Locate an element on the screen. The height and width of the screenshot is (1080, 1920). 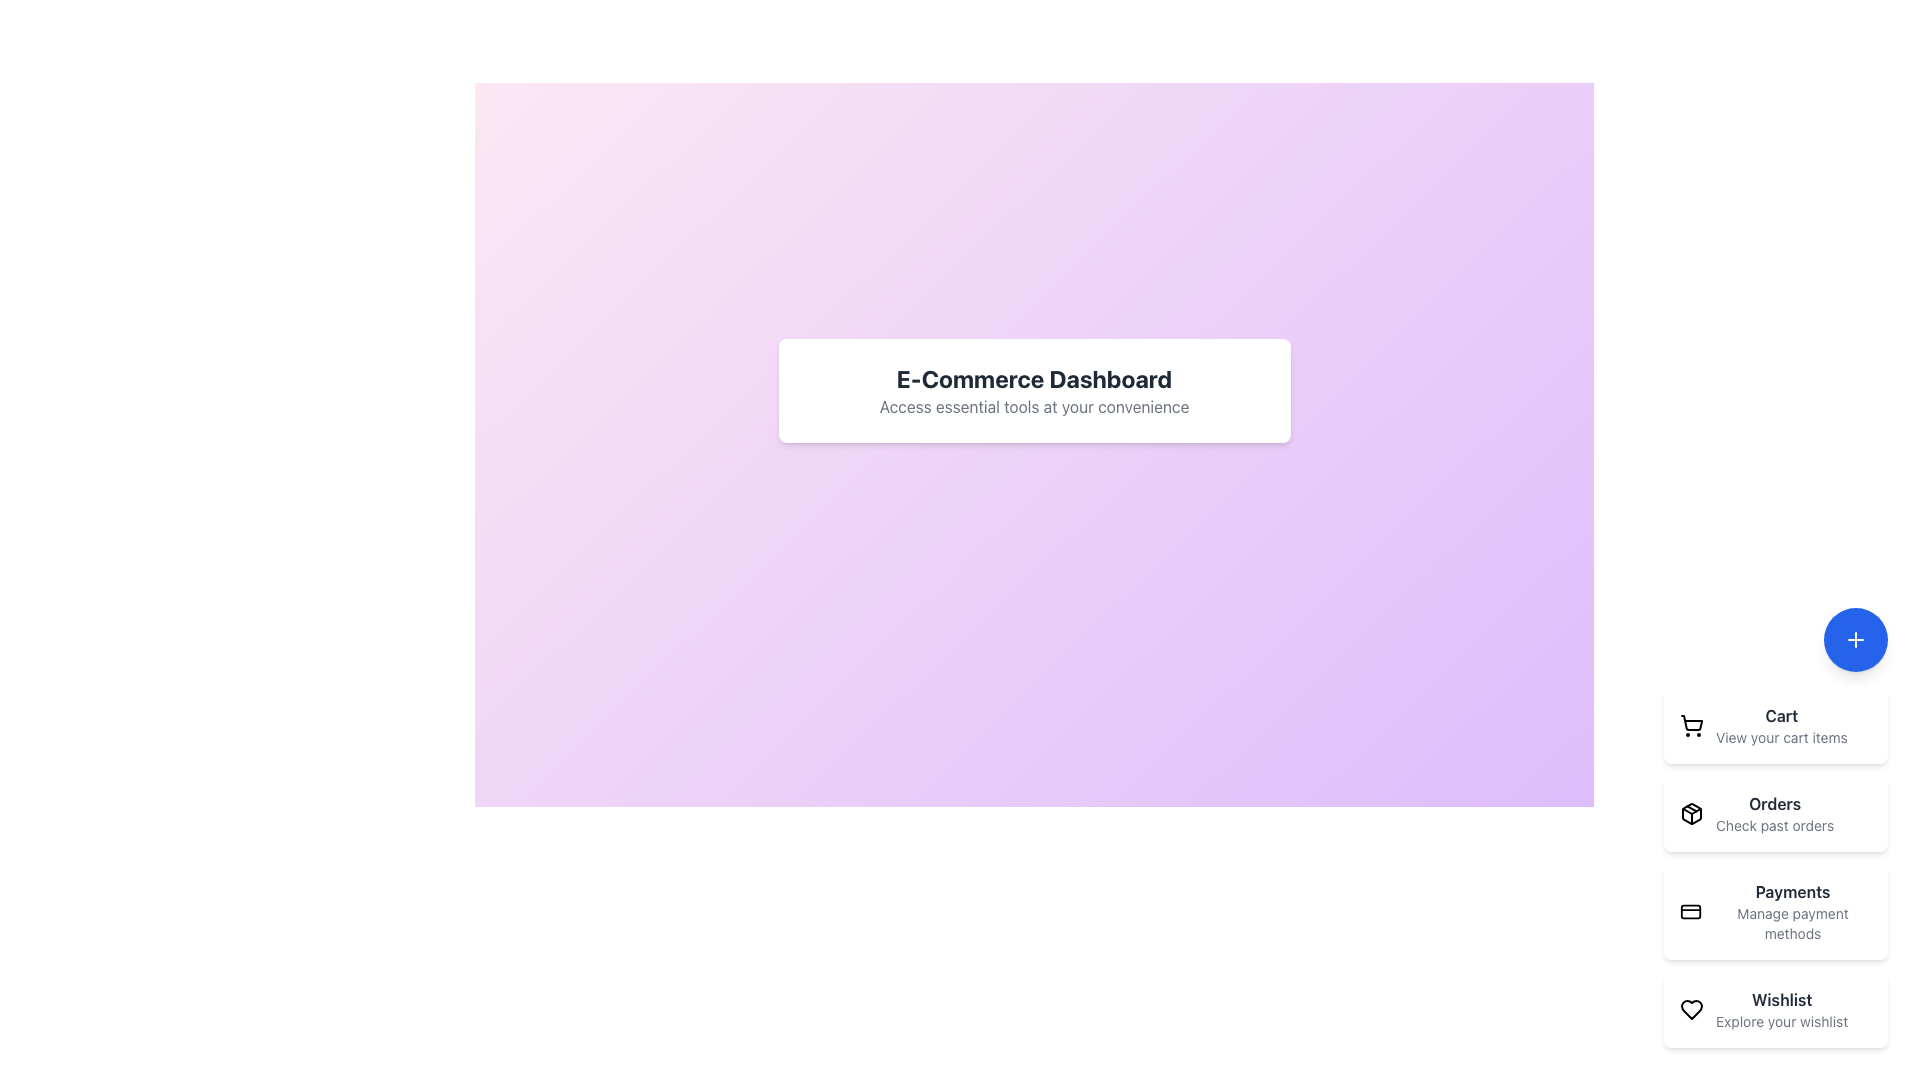
the 'Wishlist' icon, which is the fourth option in the right-aligned menu of vertically stacked items is located at coordinates (1690, 1010).